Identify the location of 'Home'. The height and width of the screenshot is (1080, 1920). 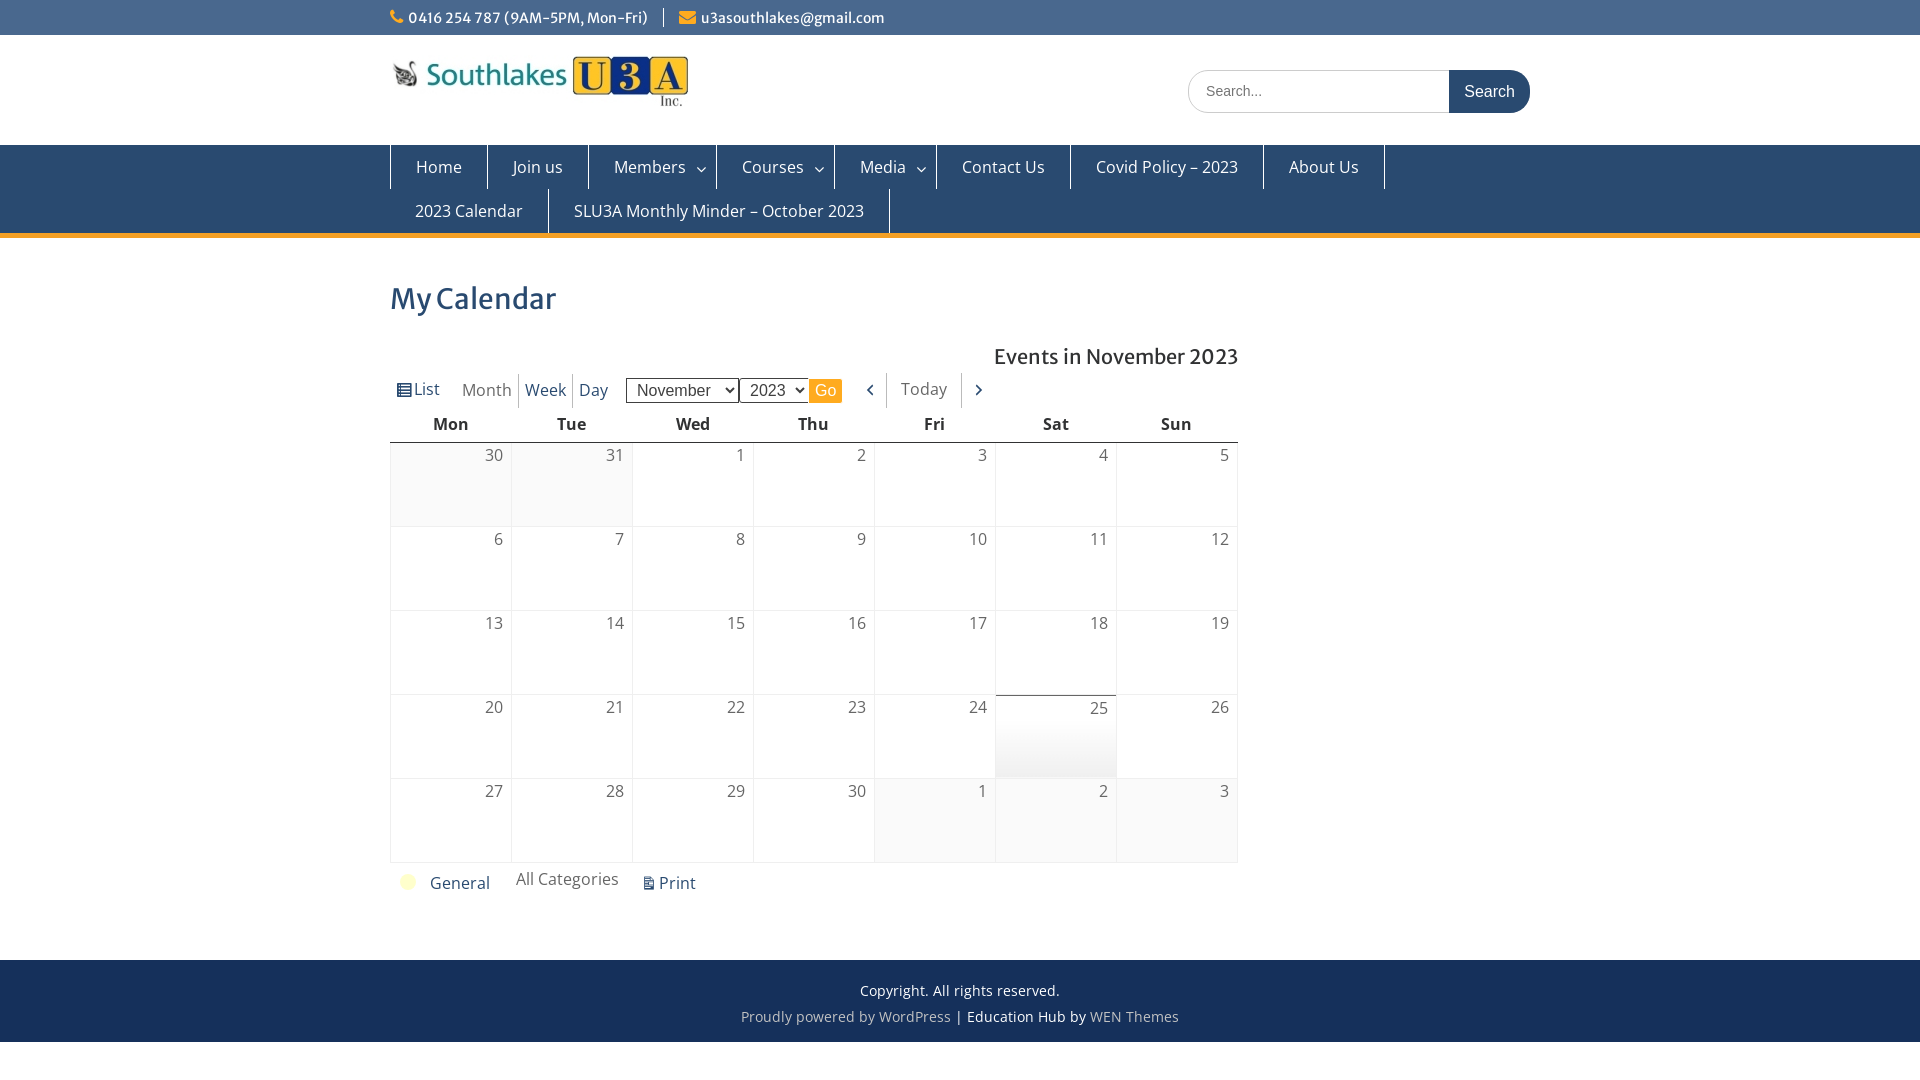
(437, 165).